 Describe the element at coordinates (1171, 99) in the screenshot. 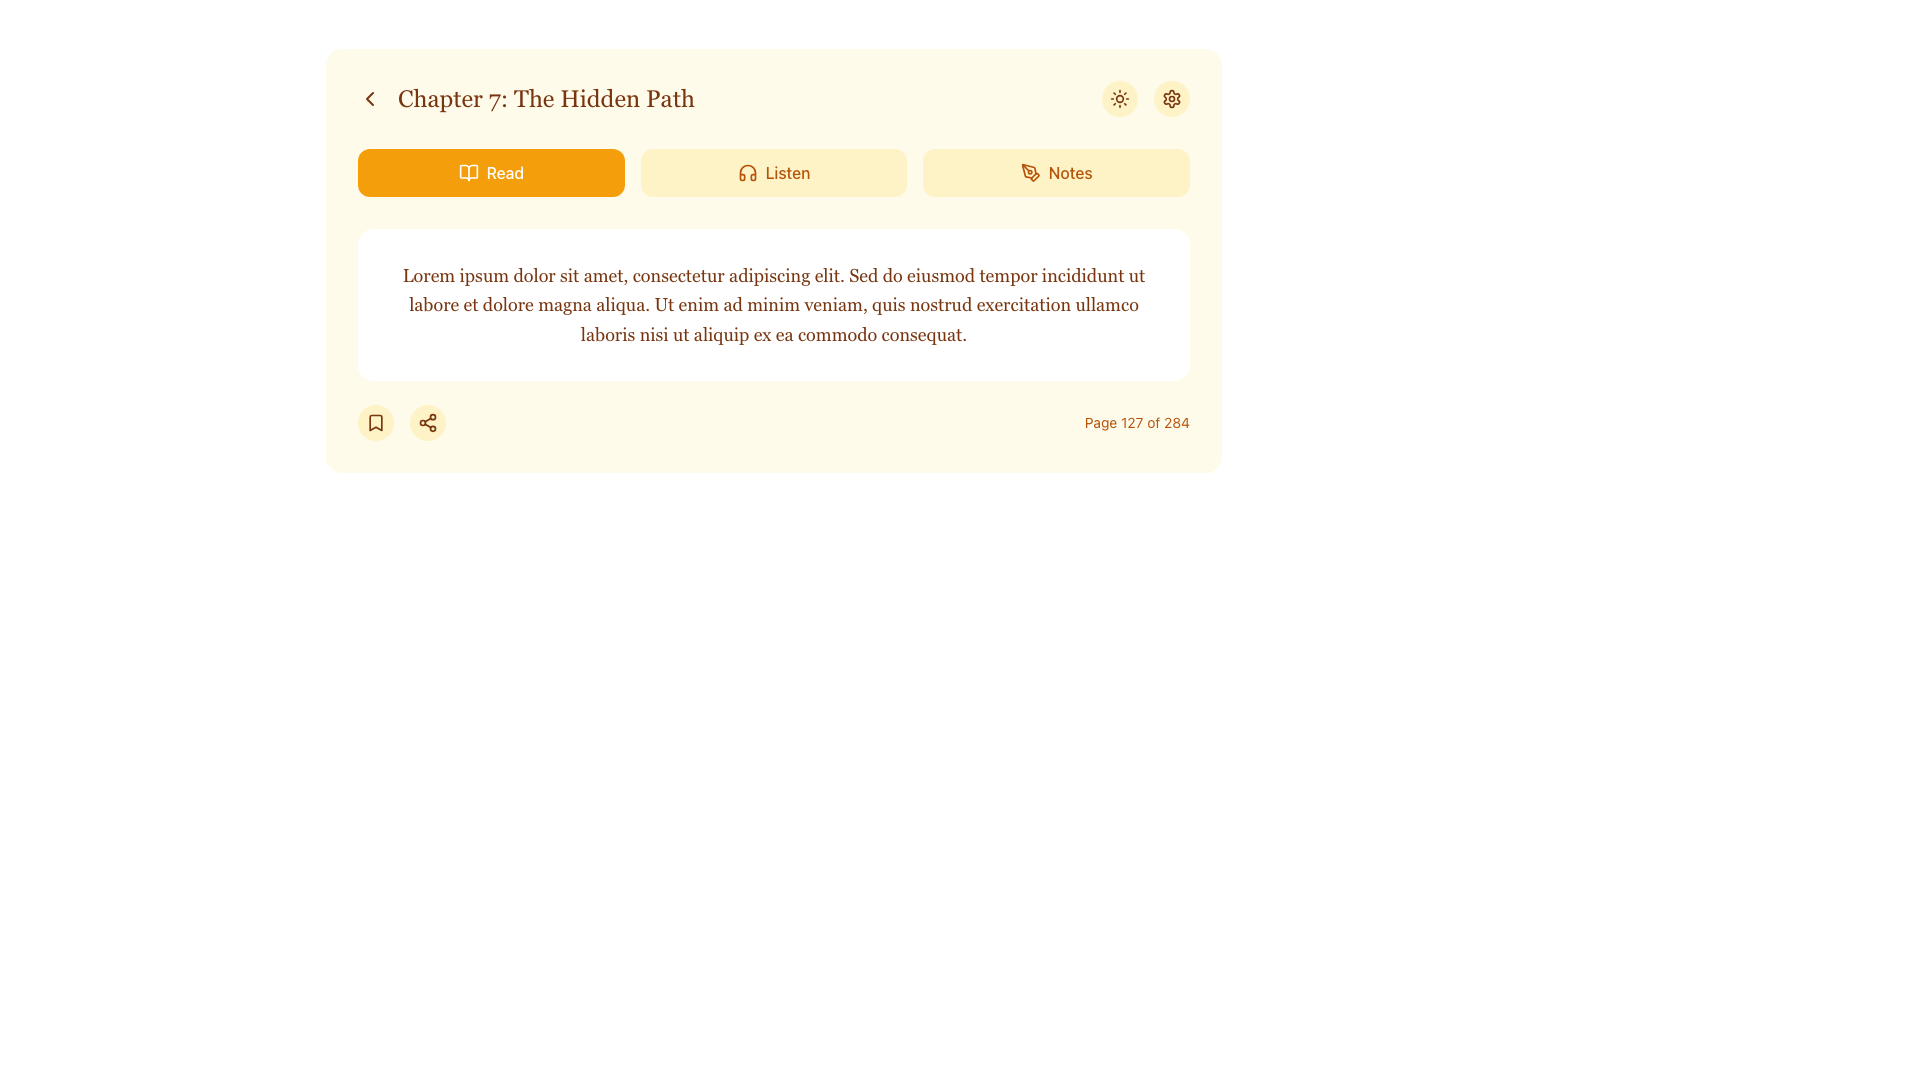

I see `the circular gear-shaped icon in the top-right corner of the interface` at that location.